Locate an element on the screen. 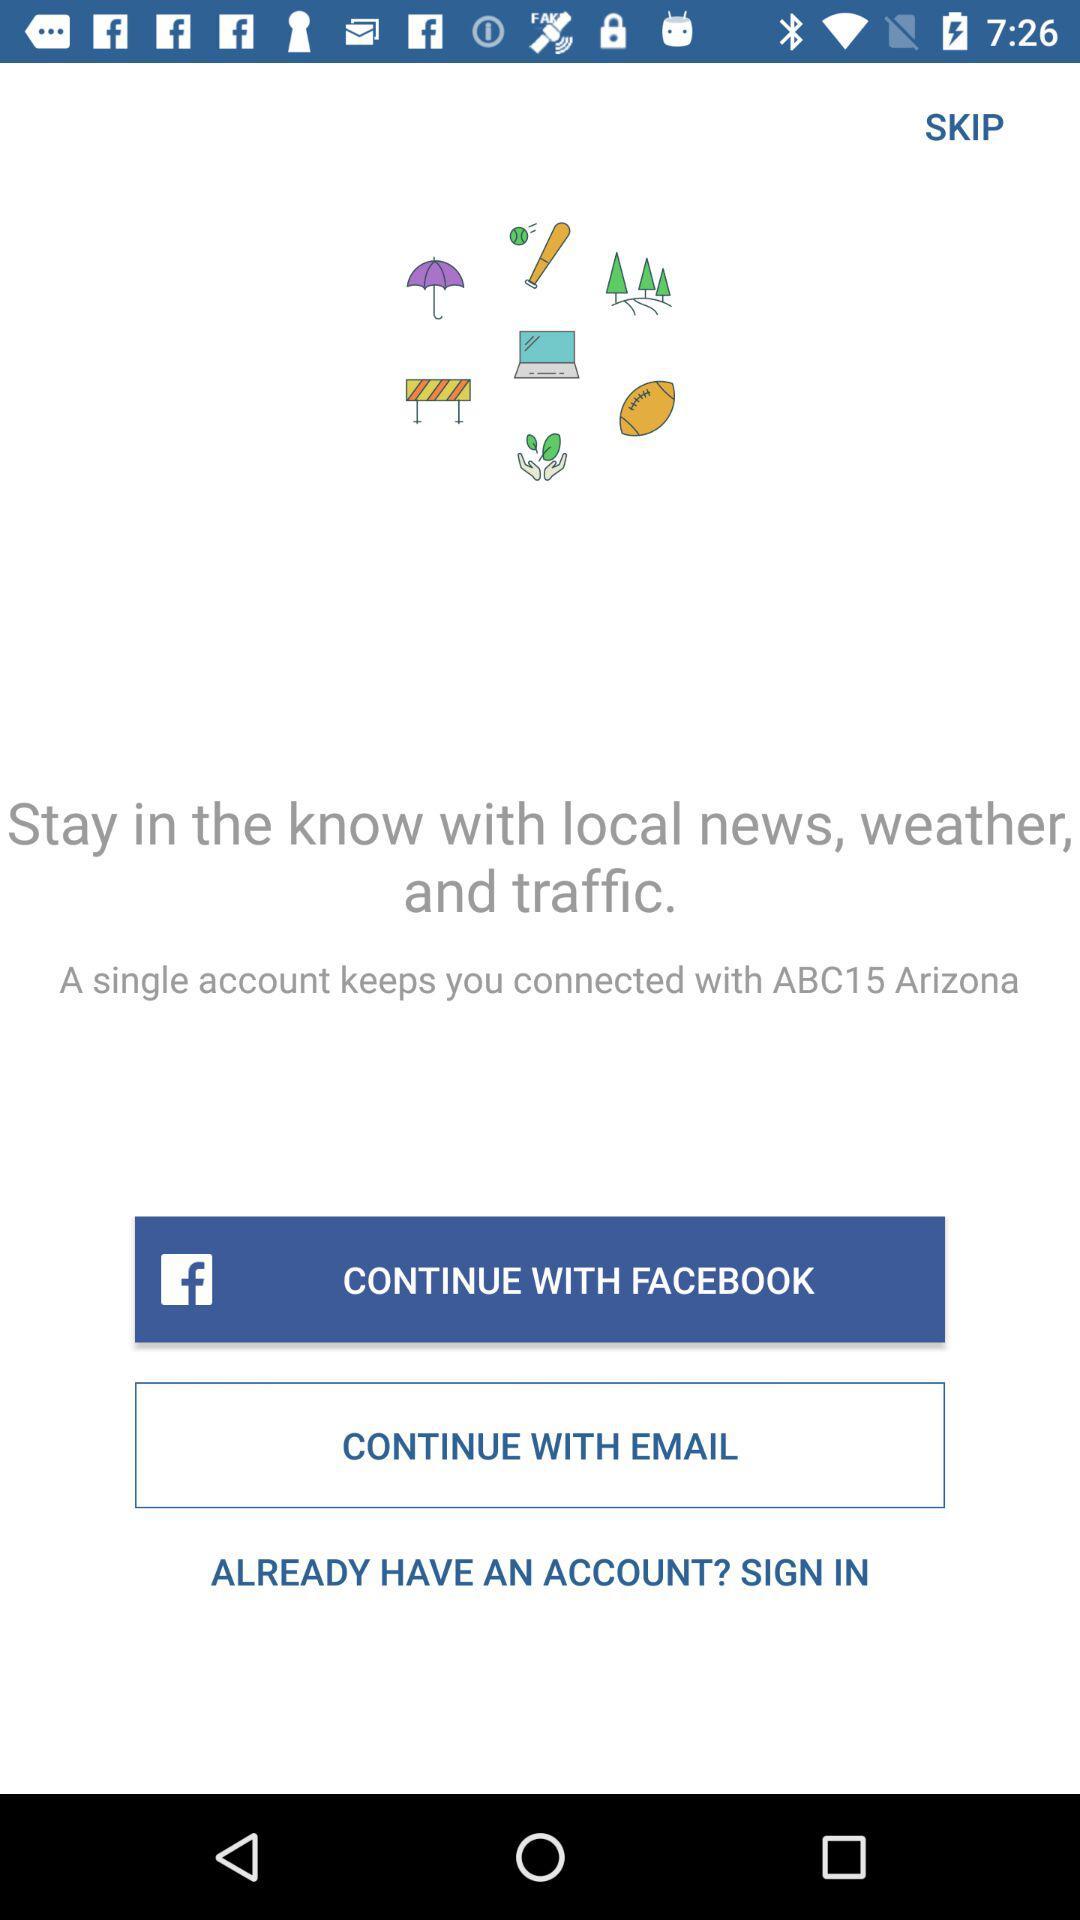 The width and height of the screenshot is (1080, 1920). already have an icon is located at coordinates (540, 1570).